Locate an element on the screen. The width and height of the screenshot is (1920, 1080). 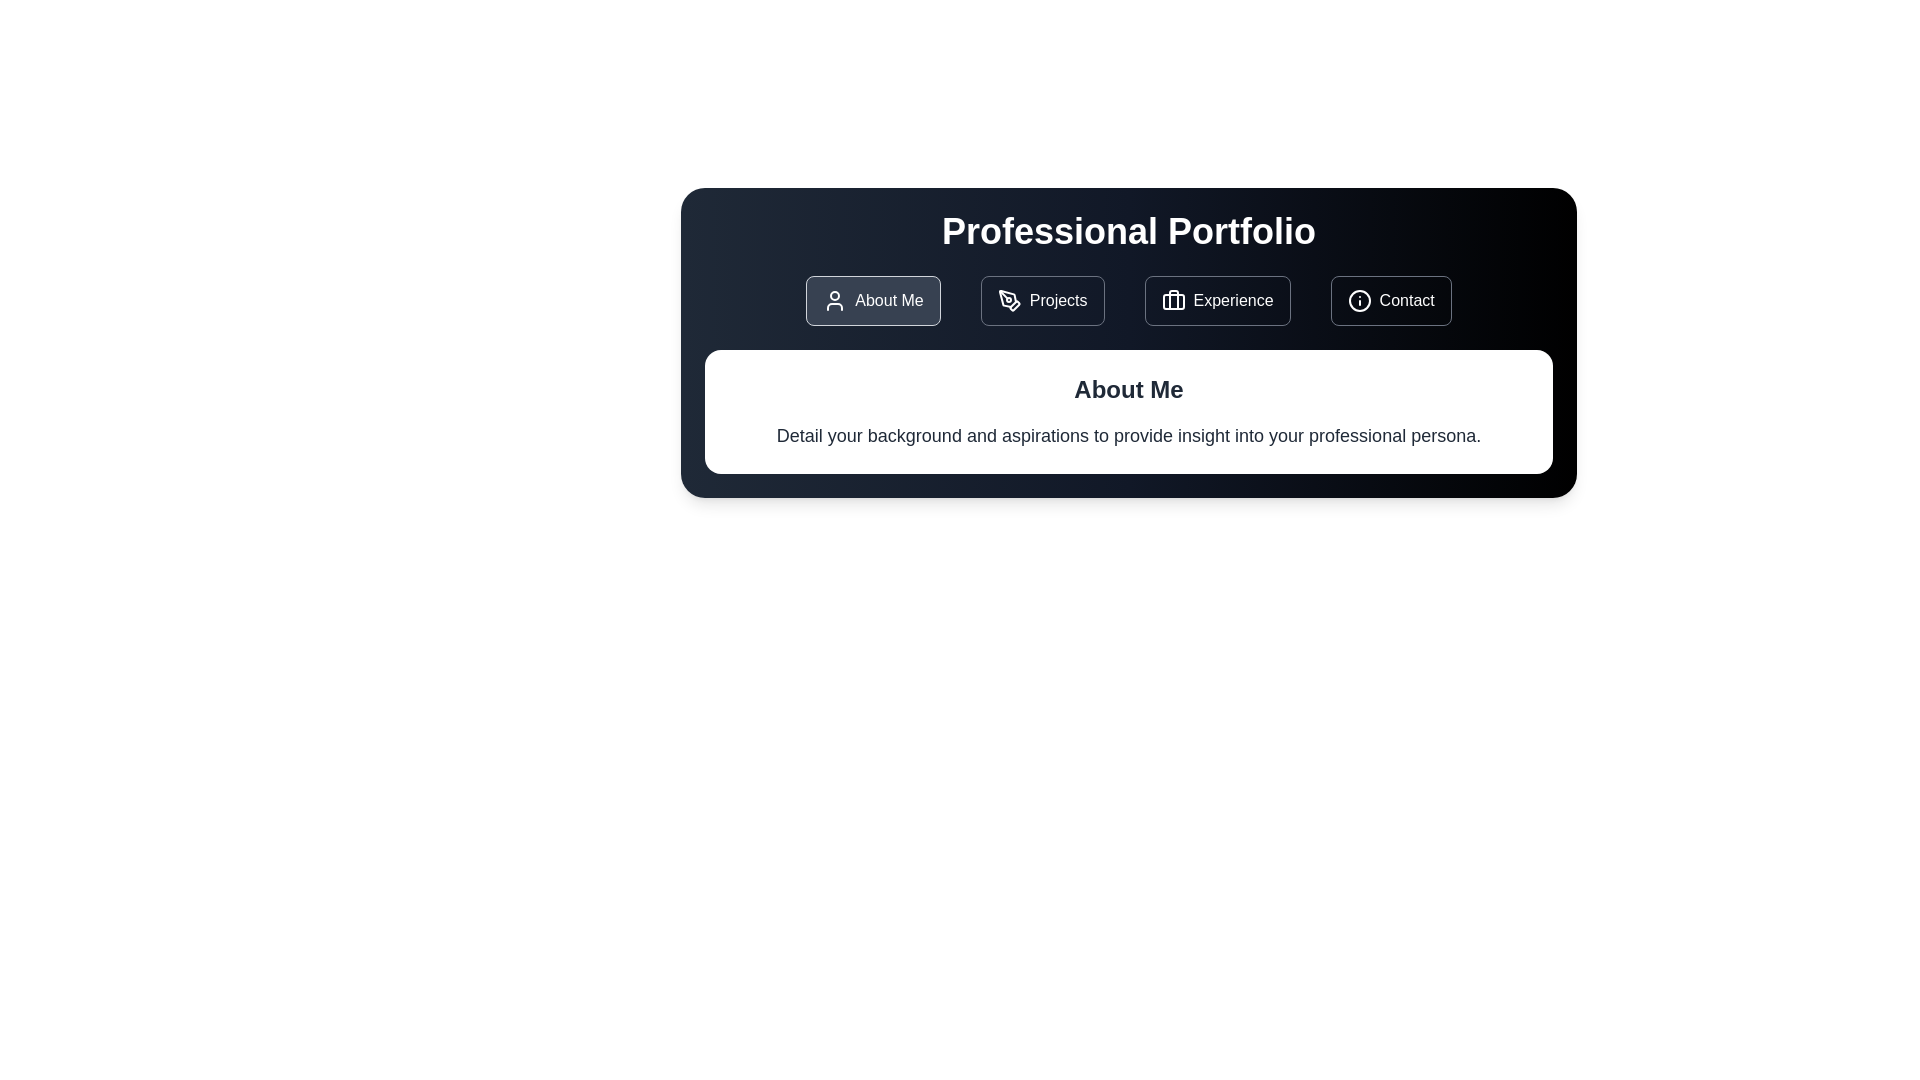
the SVG graphic representing a briefcase, which is the third element in the navigation bar under 'Professional Portfolio.' is located at coordinates (1173, 301).